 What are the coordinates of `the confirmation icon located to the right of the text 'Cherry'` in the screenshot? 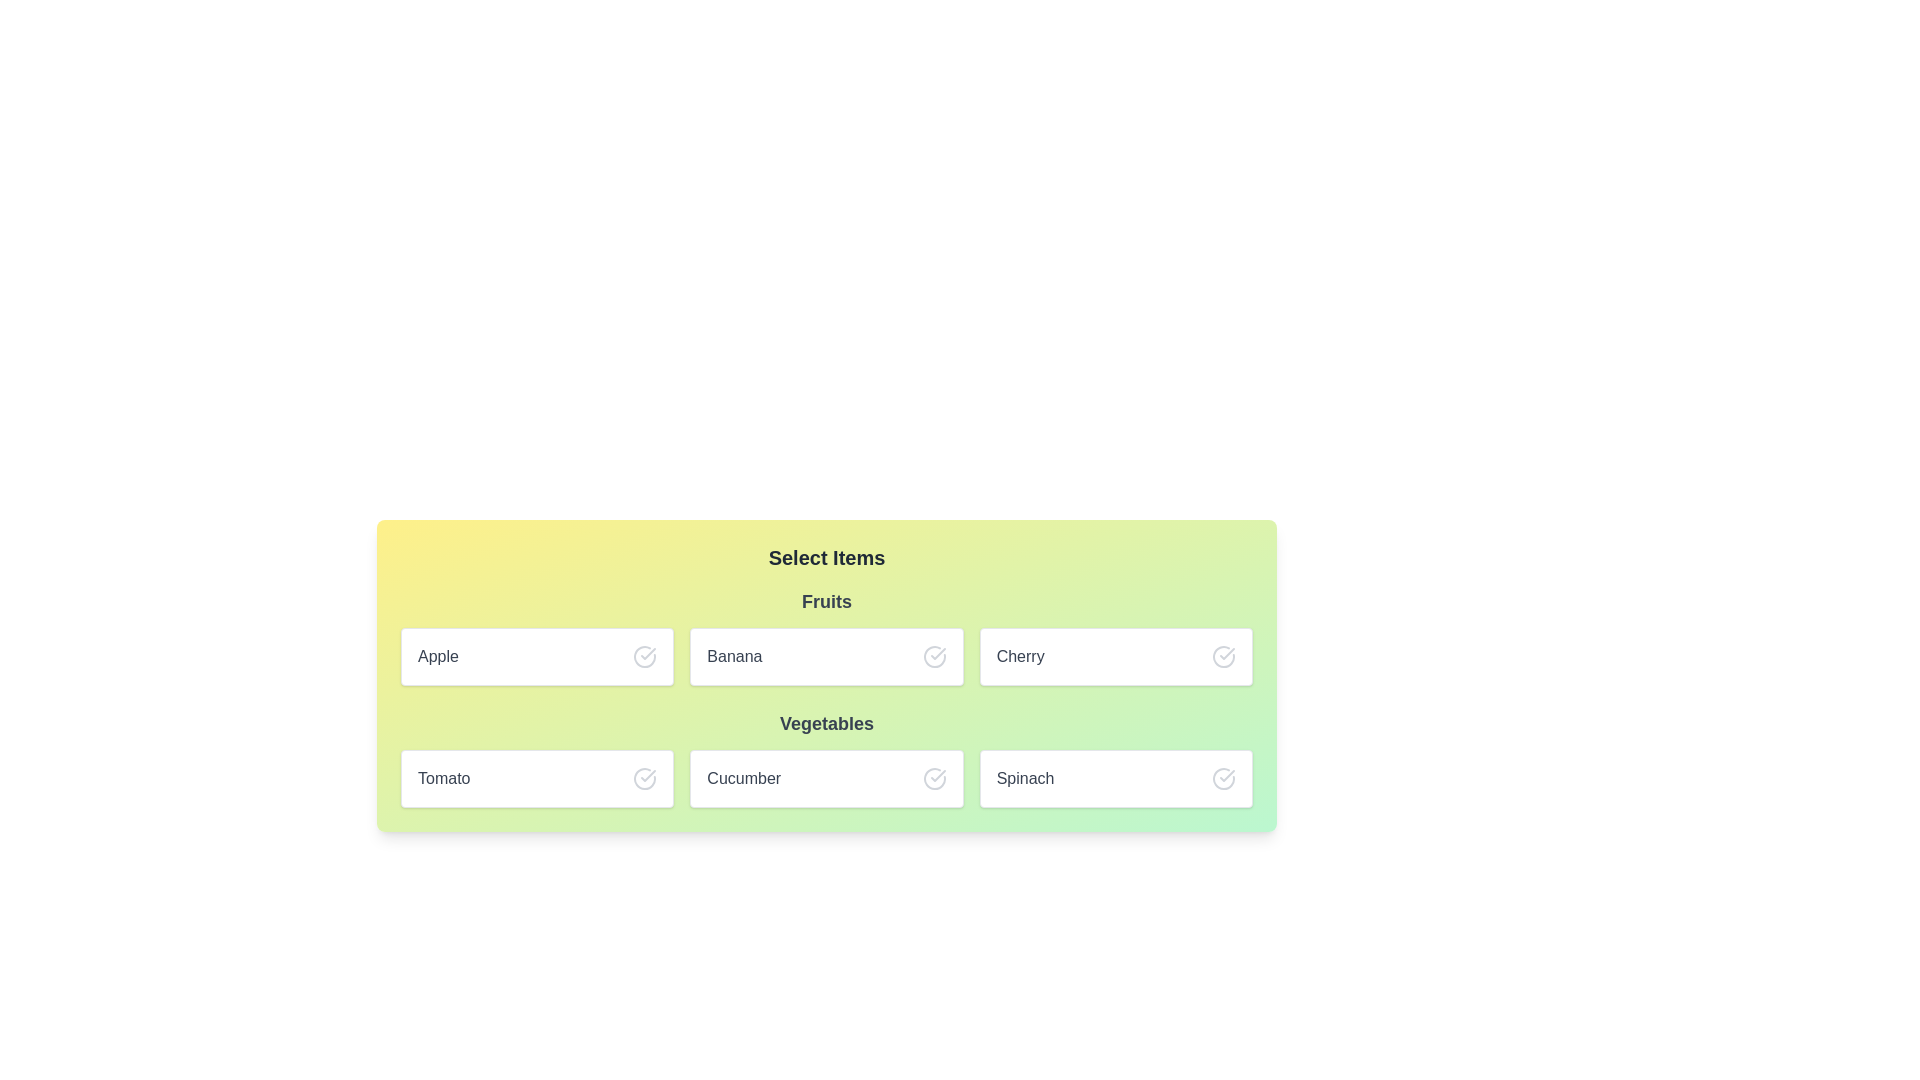 It's located at (1223, 656).